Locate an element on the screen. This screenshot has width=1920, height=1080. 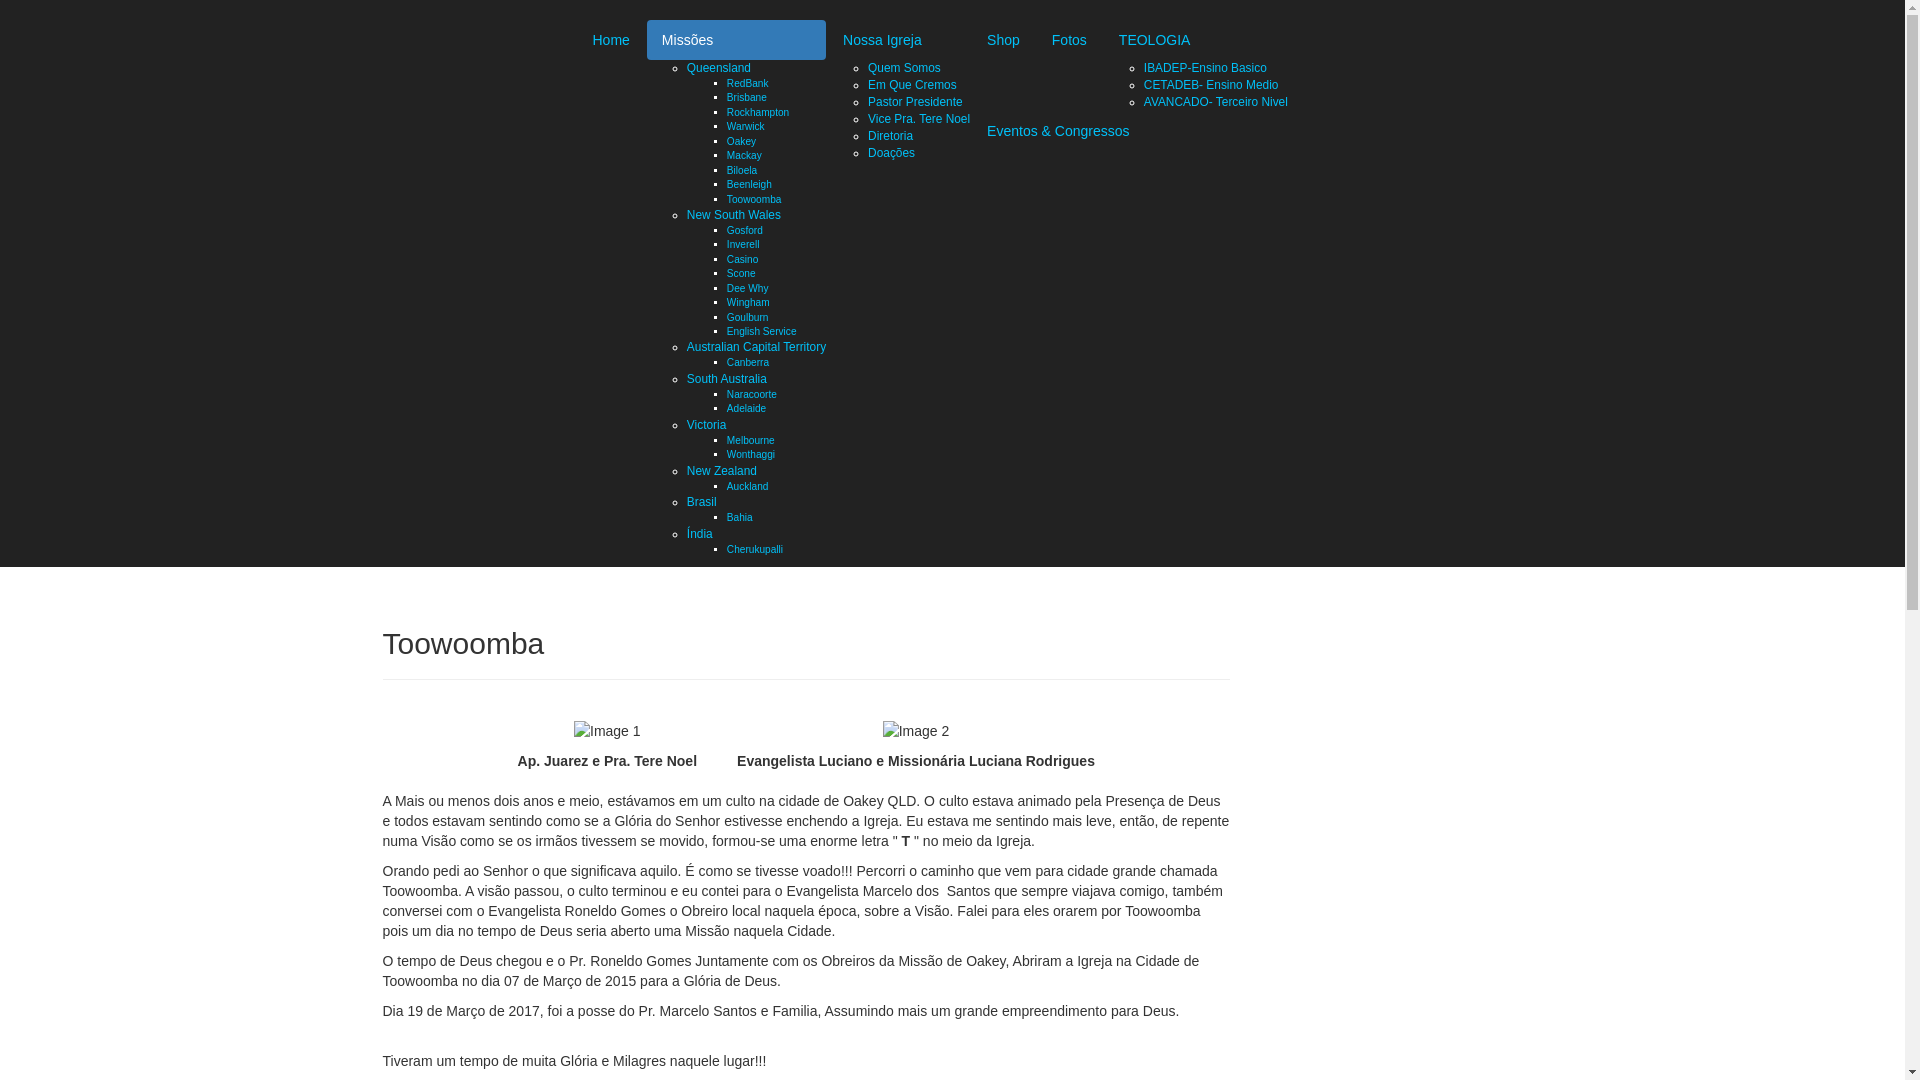
'Oakey' is located at coordinates (740, 140).